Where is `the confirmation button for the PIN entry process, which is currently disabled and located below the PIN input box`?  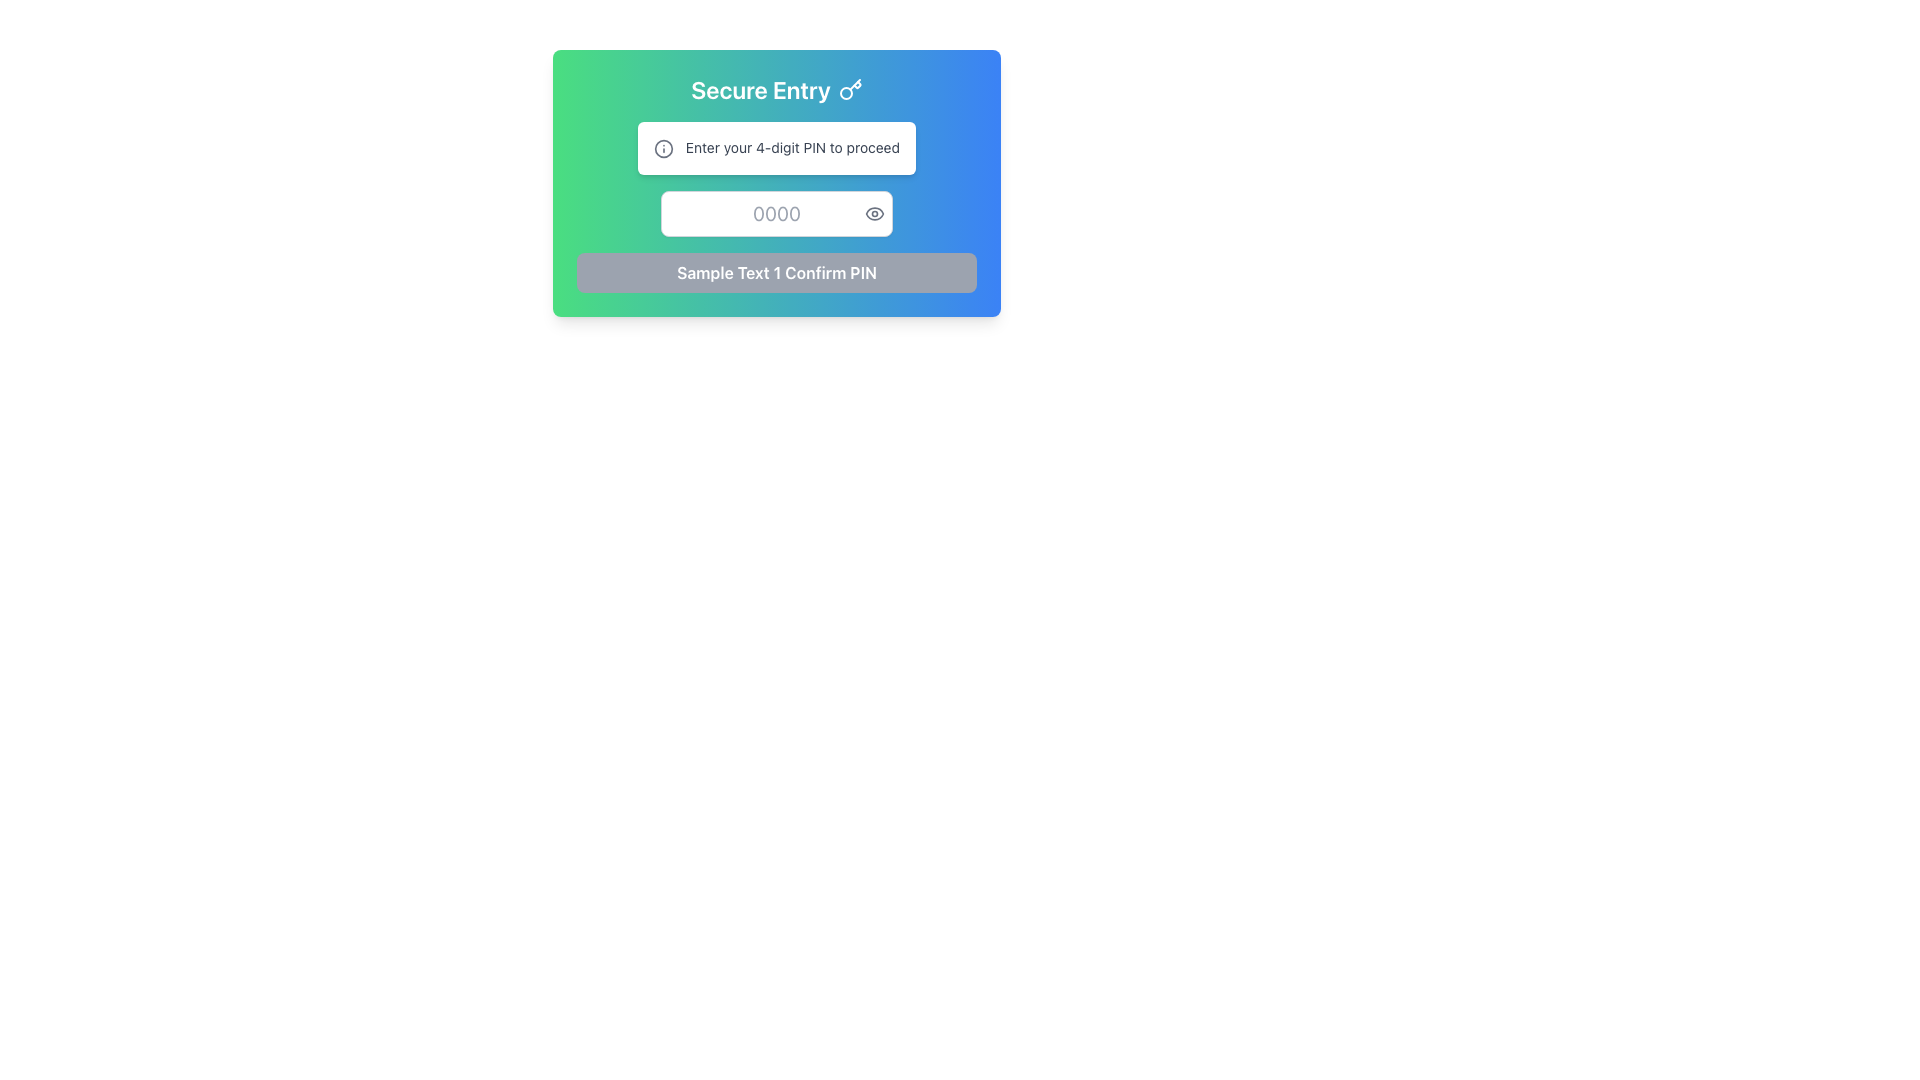
the confirmation button for the PIN entry process, which is currently disabled and located below the PIN input box is located at coordinates (776, 273).